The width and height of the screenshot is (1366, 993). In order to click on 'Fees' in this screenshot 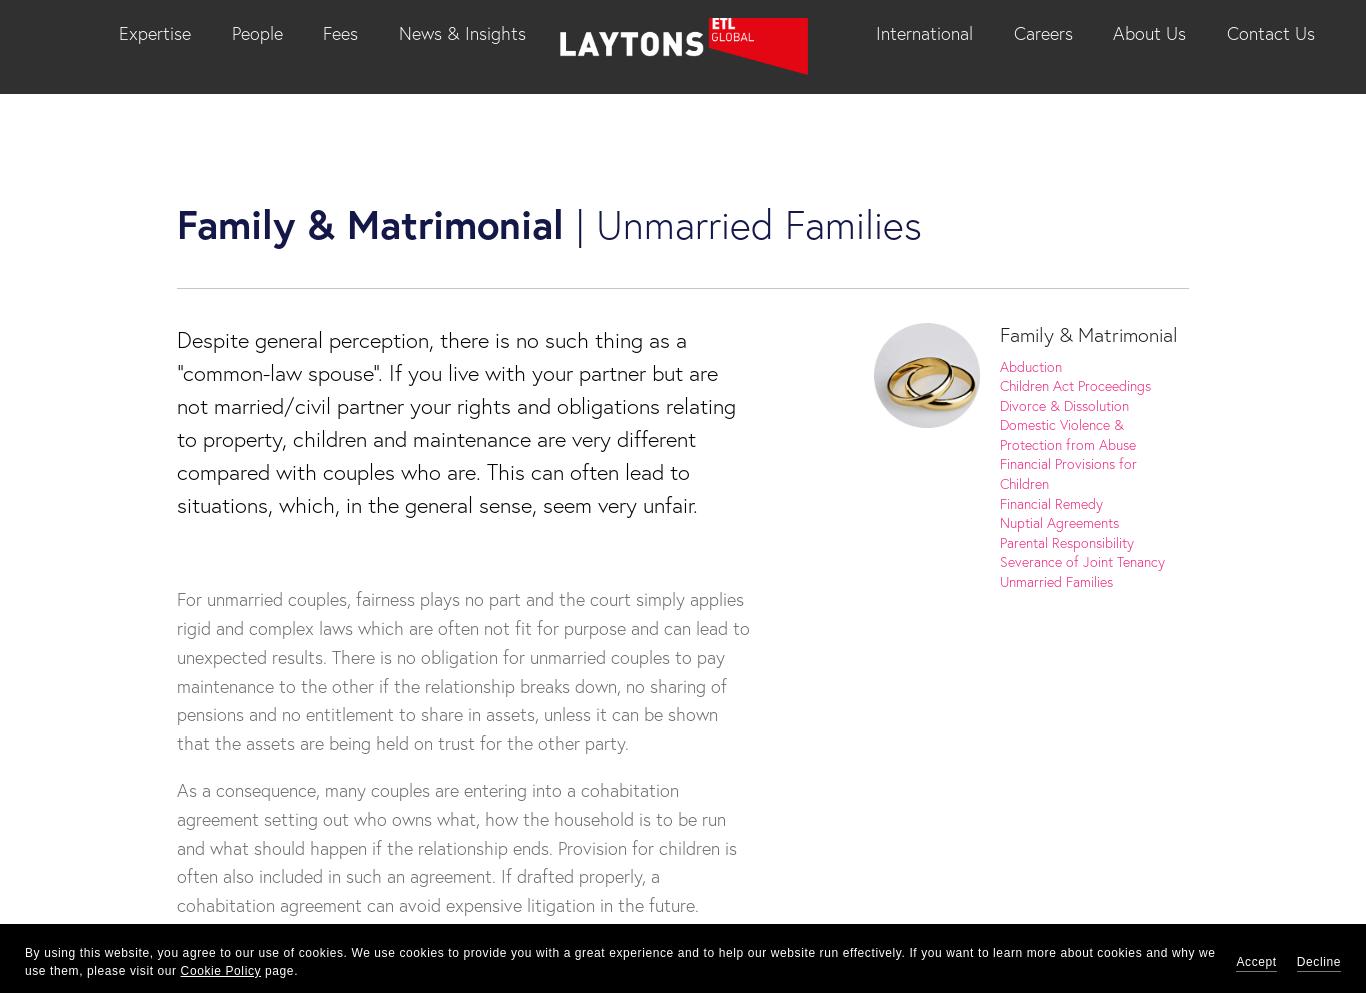, I will do `click(340, 31)`.